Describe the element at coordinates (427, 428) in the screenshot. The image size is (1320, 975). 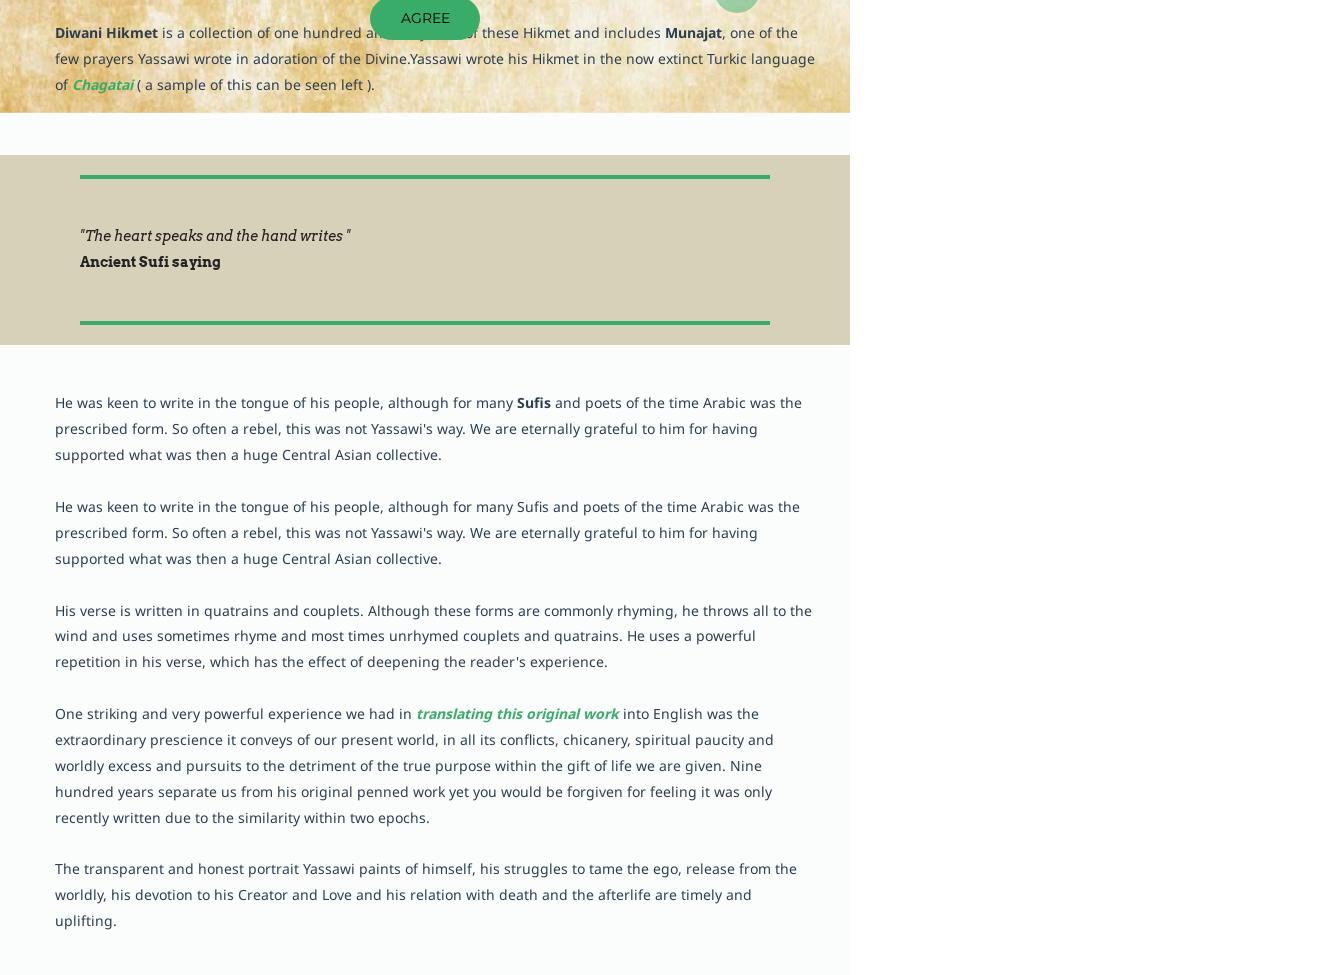
I see `'and poets of the time Arabic was the prescribed form. So often a rebel, this was not Yassawi's way. We are eternally grateful to him for having supported what was then a huge Central Asian collective.'` at that location.